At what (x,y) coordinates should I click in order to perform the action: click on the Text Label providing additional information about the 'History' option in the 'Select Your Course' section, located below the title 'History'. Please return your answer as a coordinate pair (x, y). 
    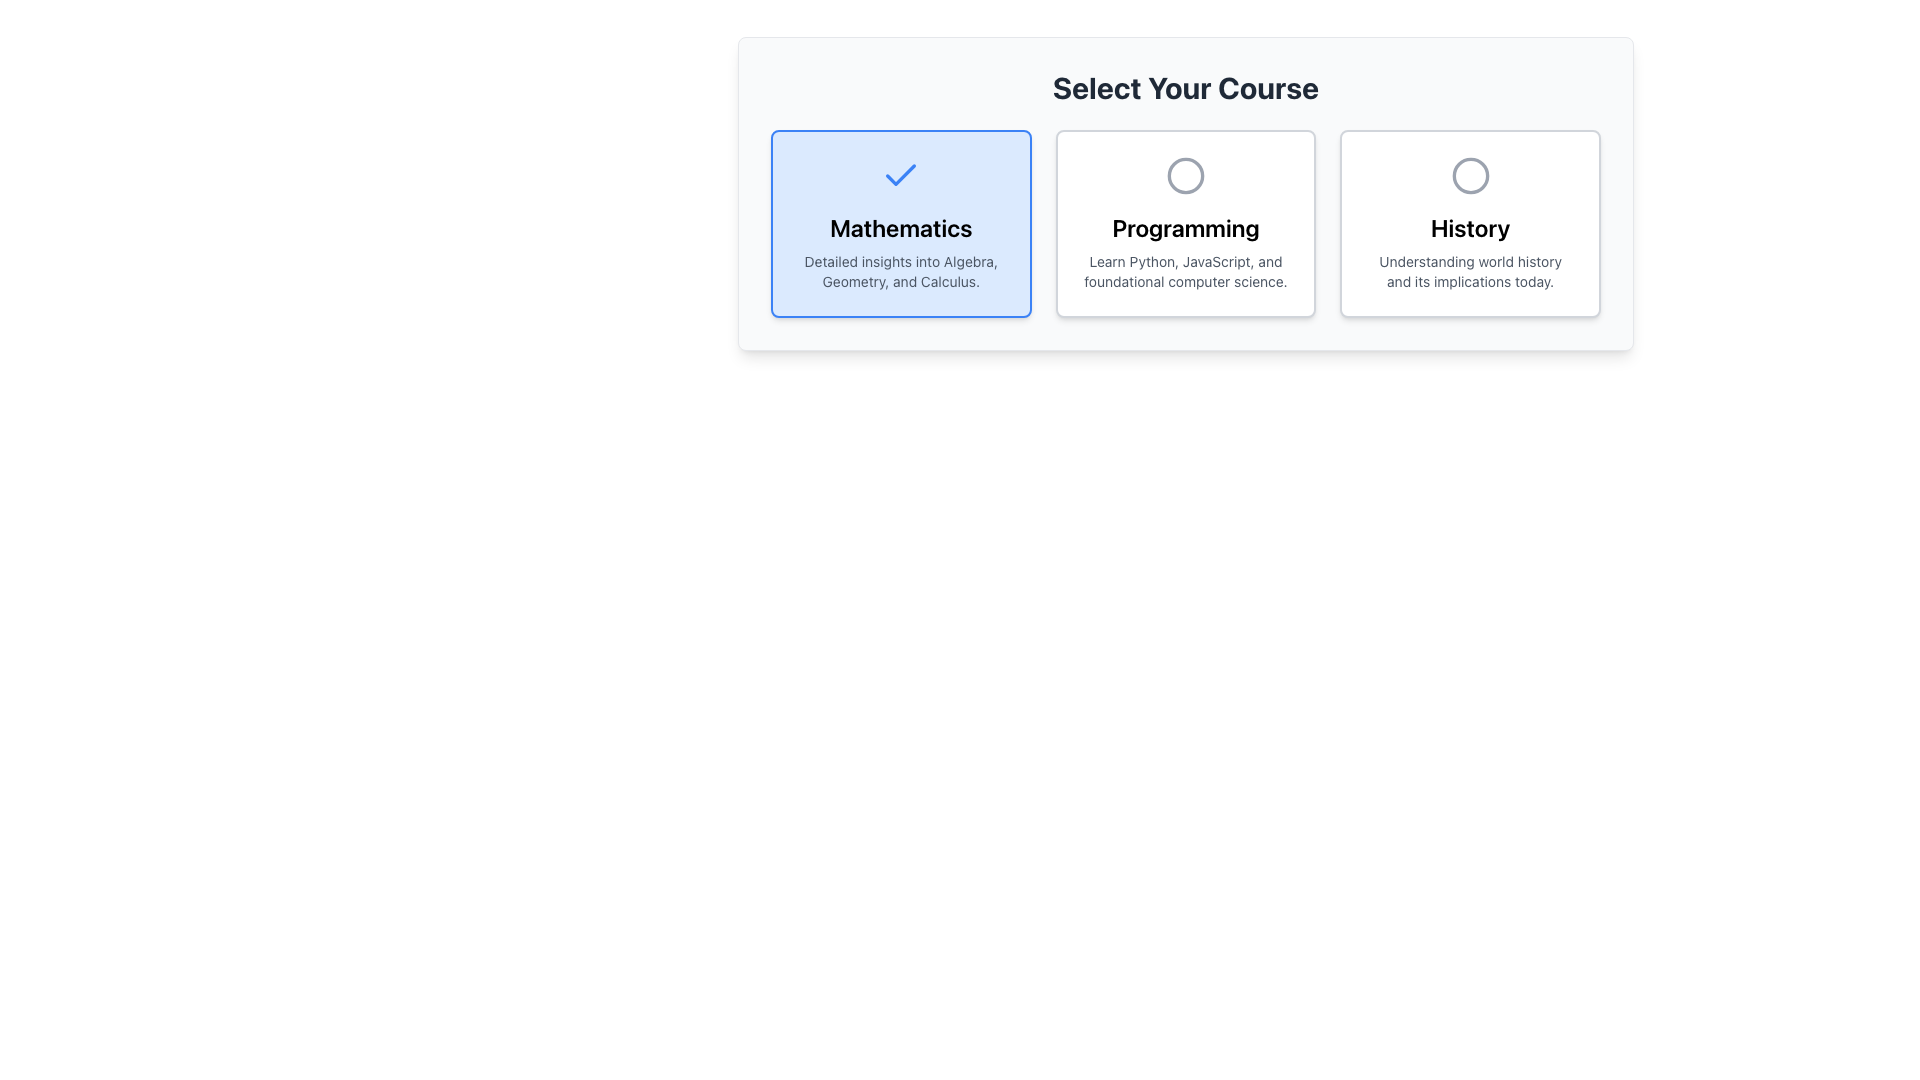
    Looking at the image, I should click on (1470, 272).